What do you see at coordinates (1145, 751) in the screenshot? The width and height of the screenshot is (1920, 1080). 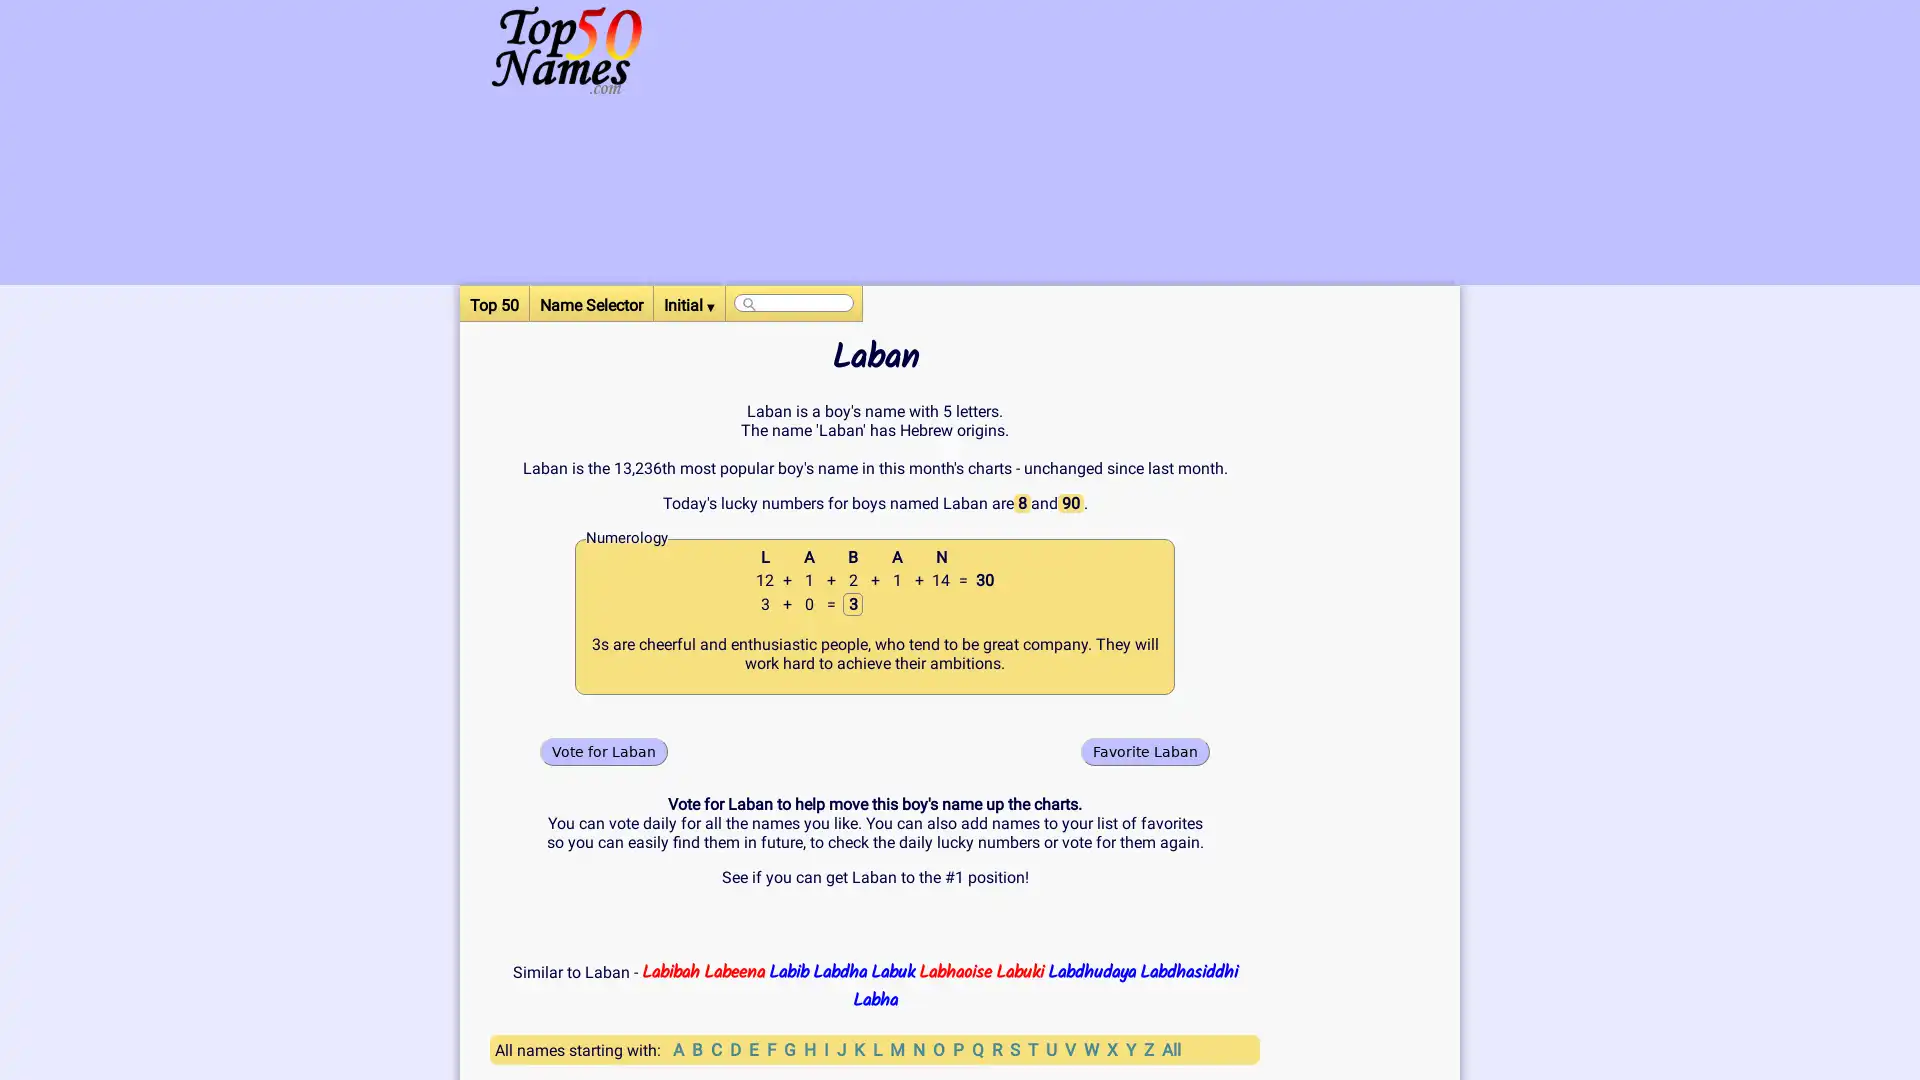 I see `Favorite Laban` at bounding box center [1145, 751].